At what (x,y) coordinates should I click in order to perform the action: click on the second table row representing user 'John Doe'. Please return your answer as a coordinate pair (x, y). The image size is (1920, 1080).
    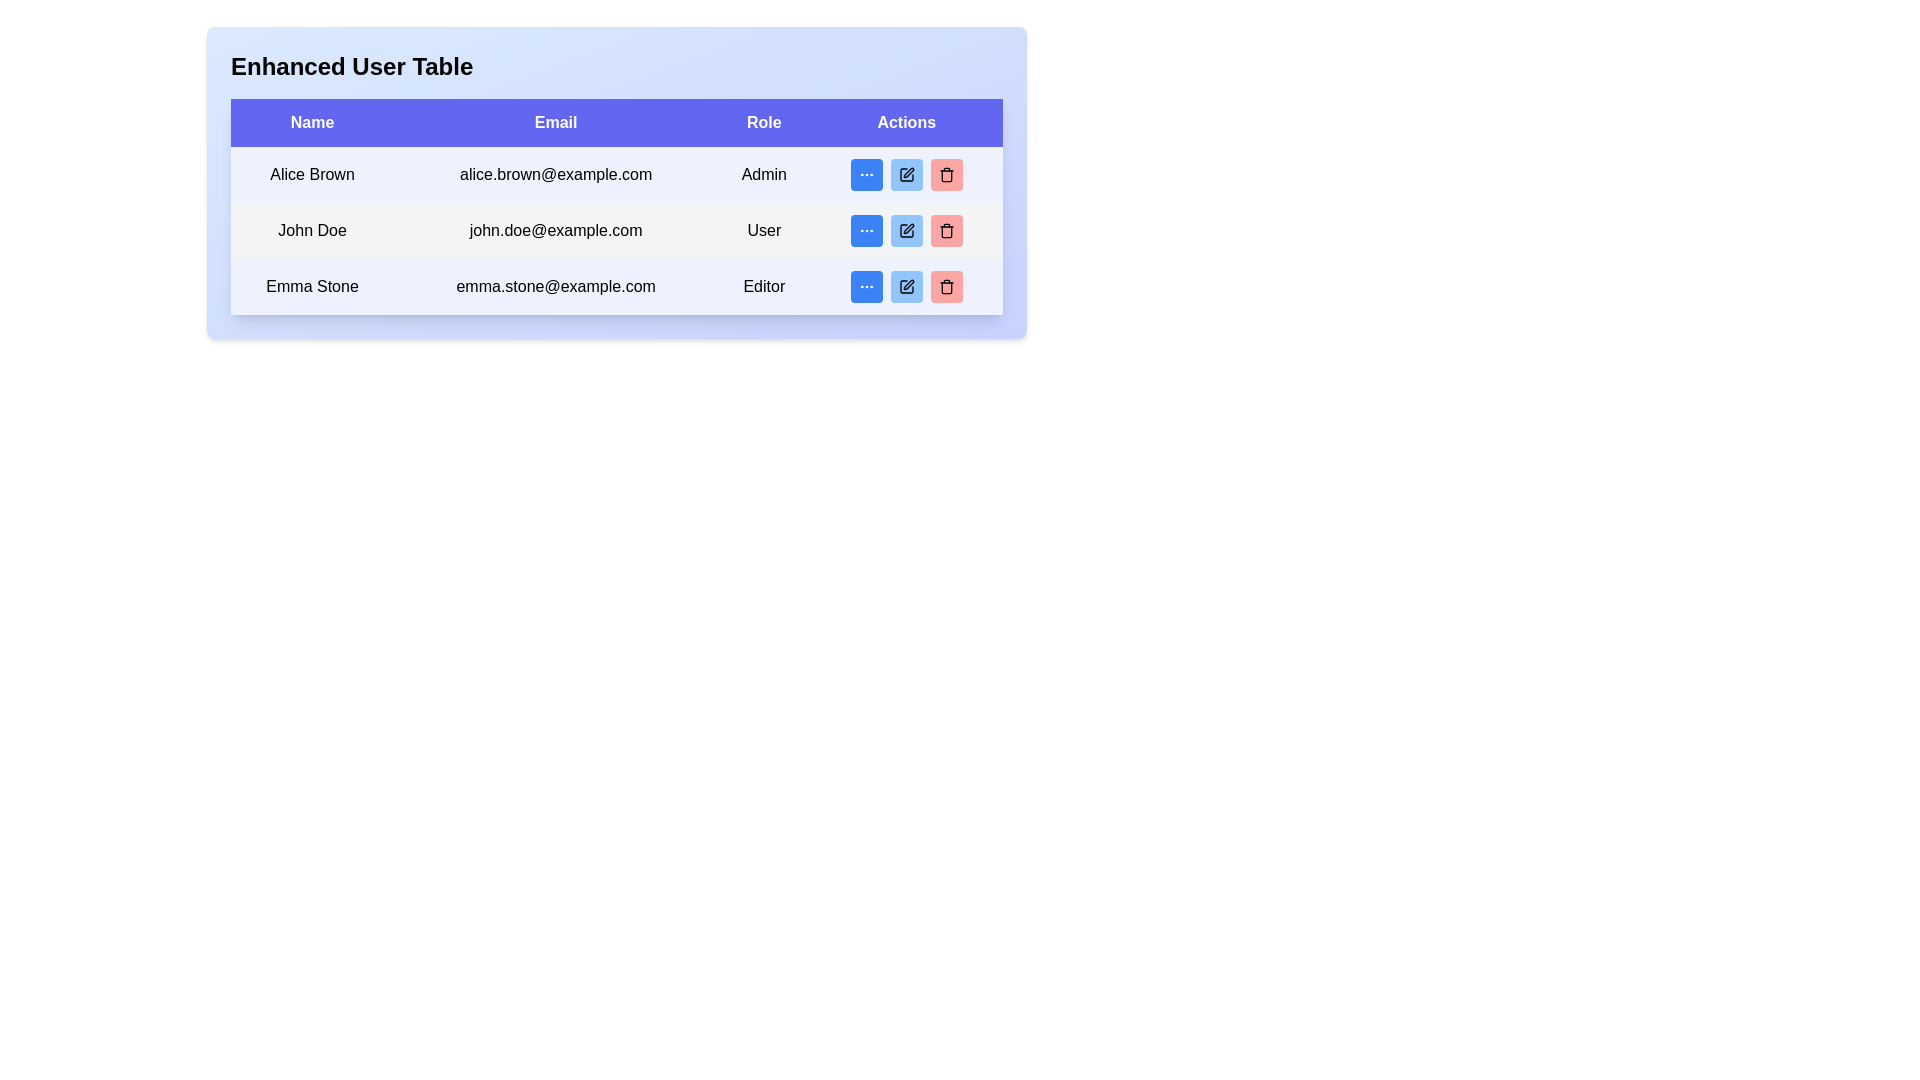
    Looking at the image, I should click on (616, 230).